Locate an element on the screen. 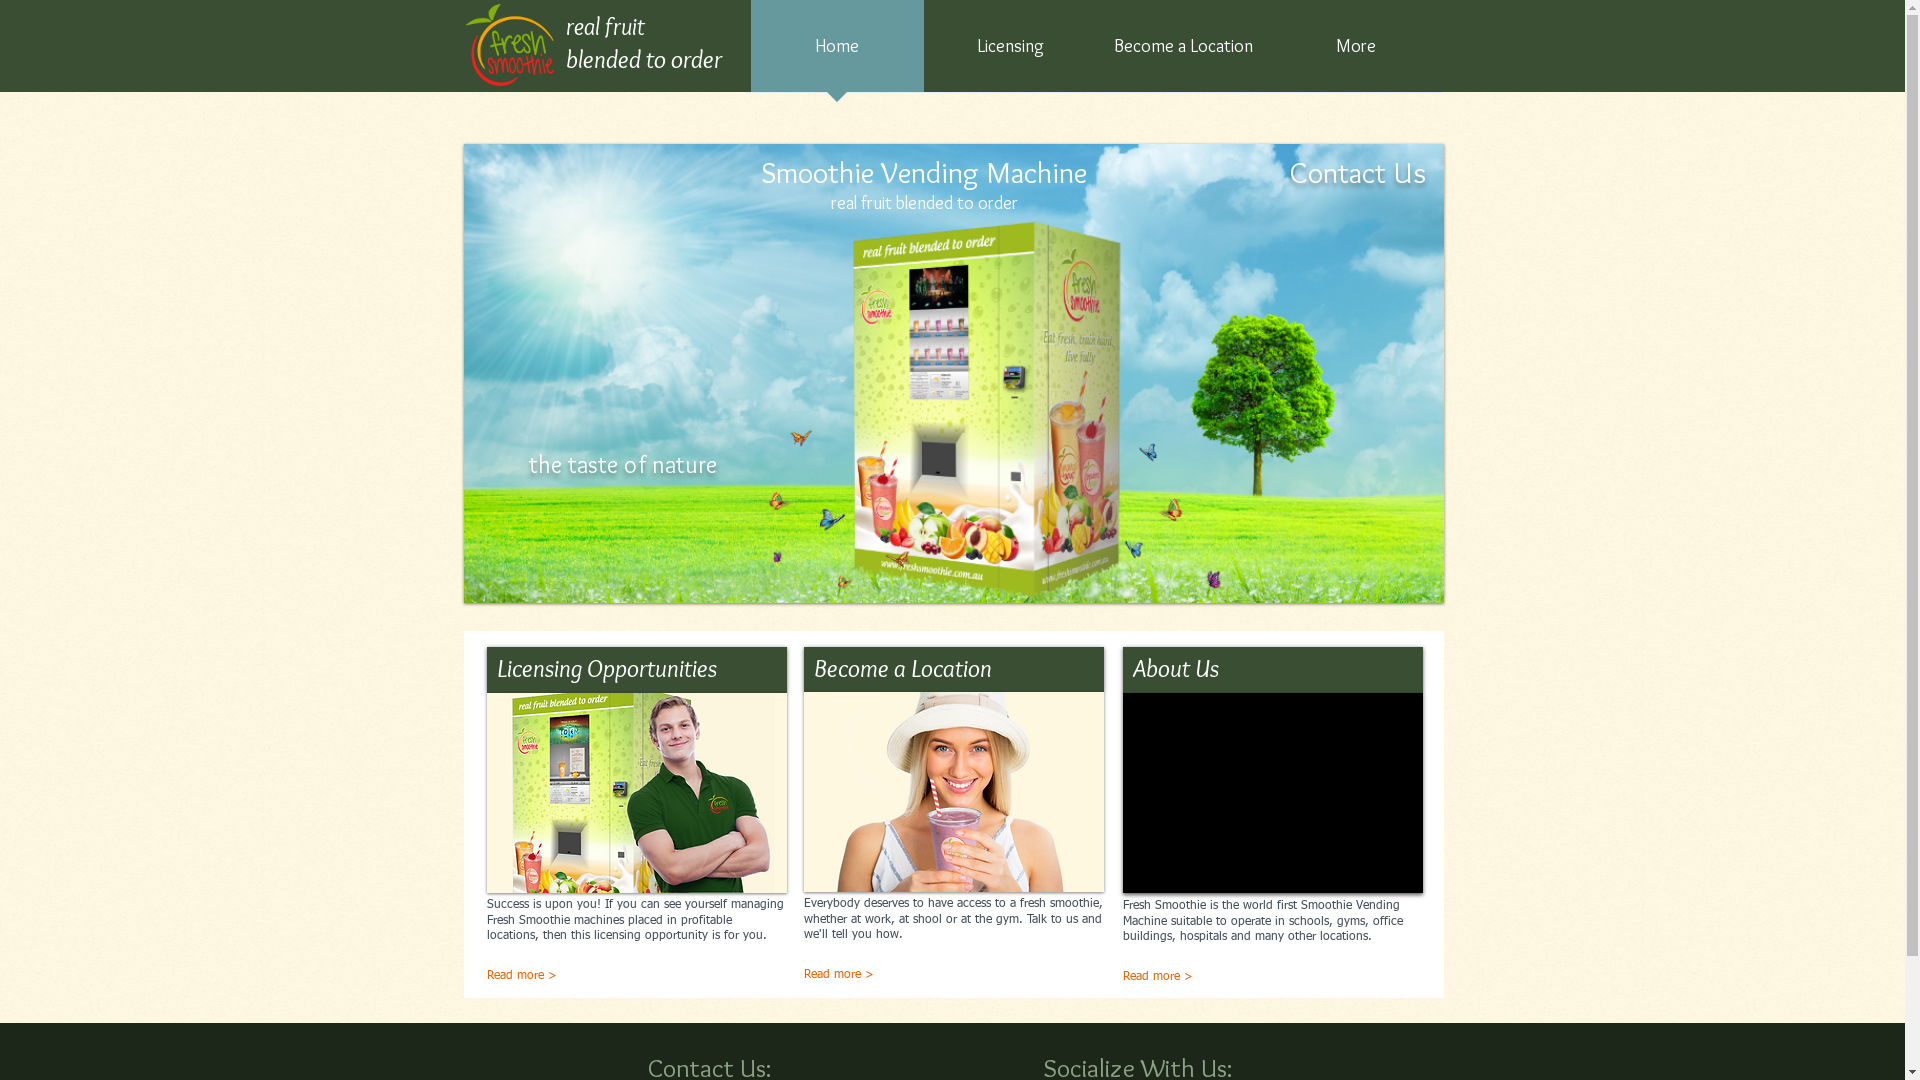 The width and height of the screenshot is (1920, 1080). 'Licensing' is located at coordinates (1010, 51).